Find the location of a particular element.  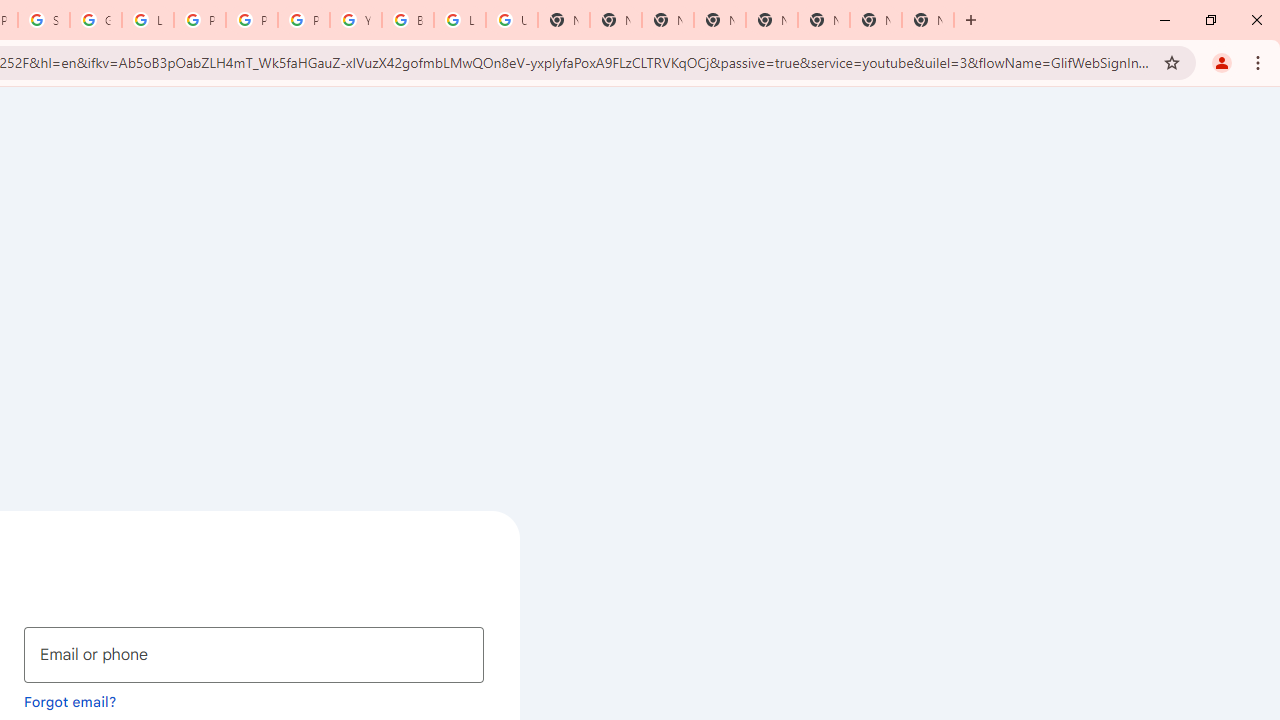

'Email or phone' is located at coordinates (253, 654).